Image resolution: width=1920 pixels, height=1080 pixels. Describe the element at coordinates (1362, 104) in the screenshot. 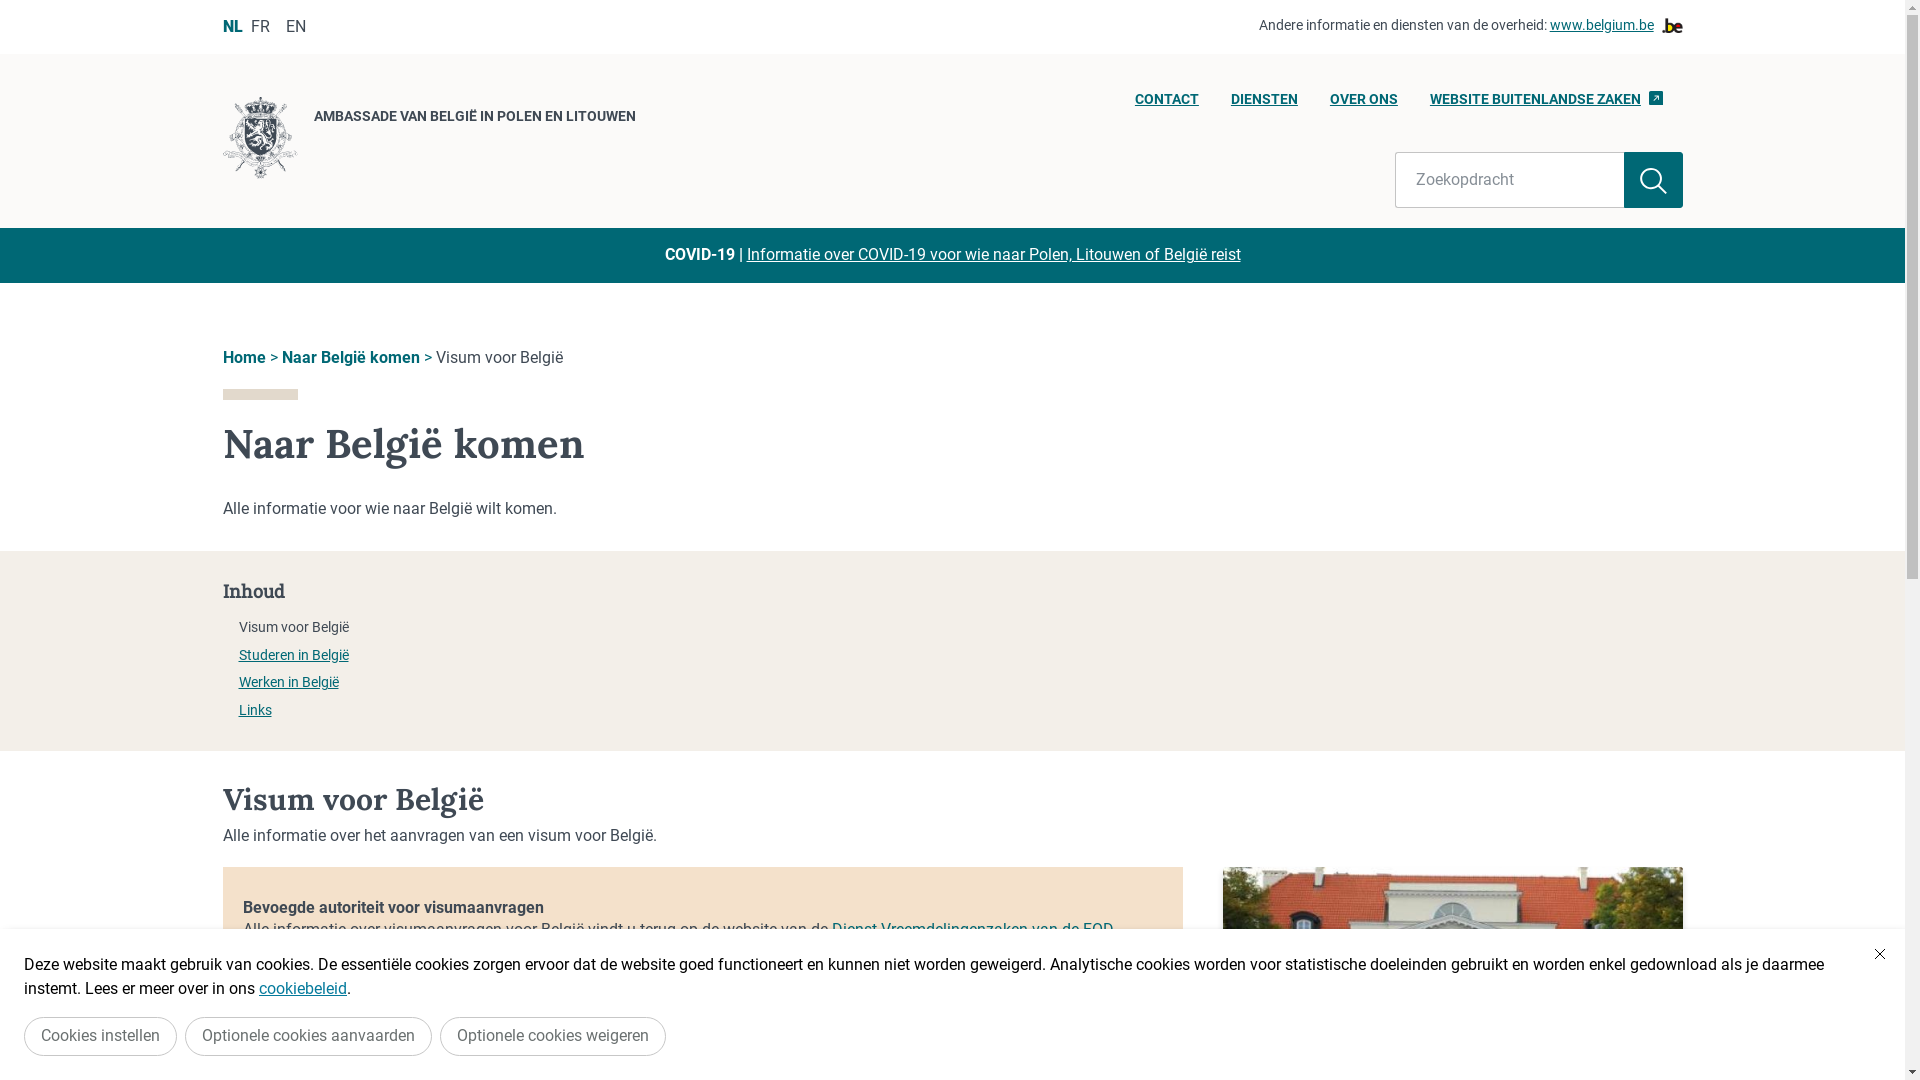

I see `'OVER ONS'` at that location.